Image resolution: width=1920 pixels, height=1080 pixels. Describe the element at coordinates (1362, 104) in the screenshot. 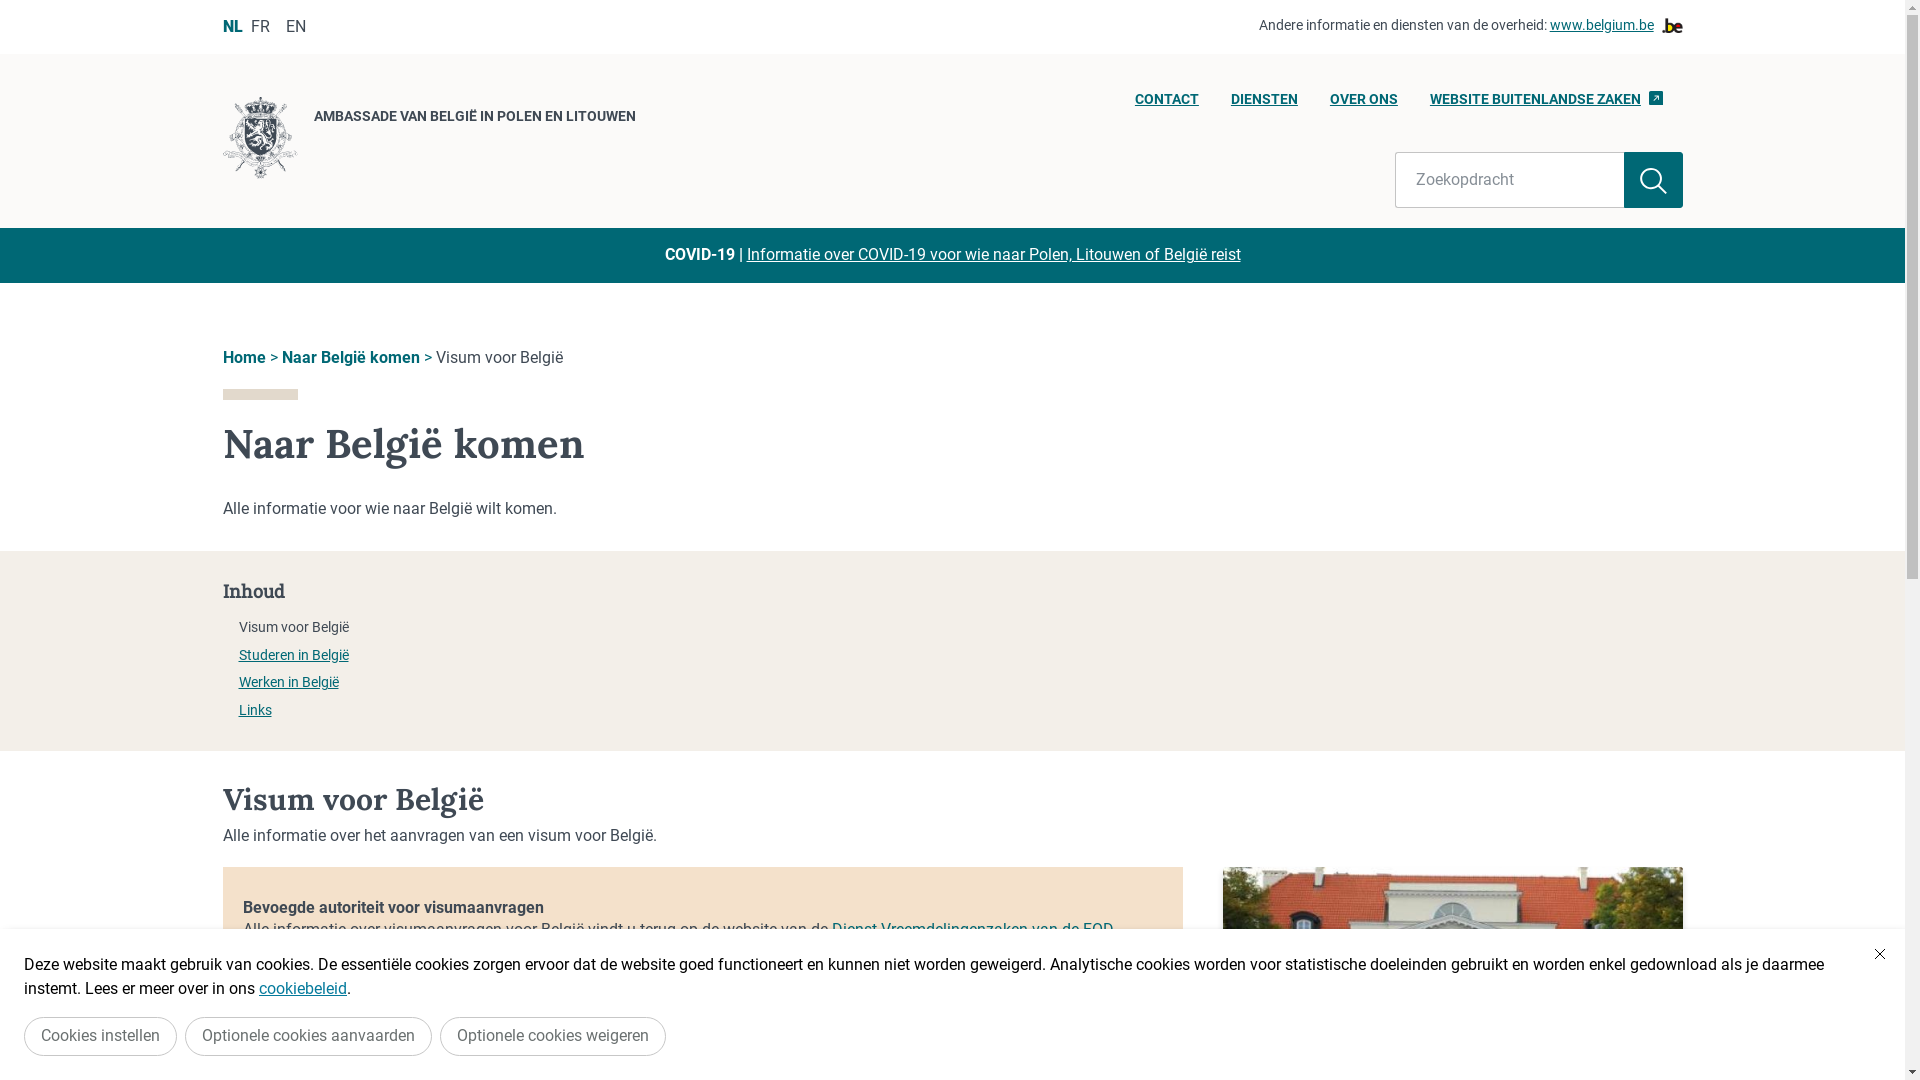

I see `'OVER ONS'` at that location.